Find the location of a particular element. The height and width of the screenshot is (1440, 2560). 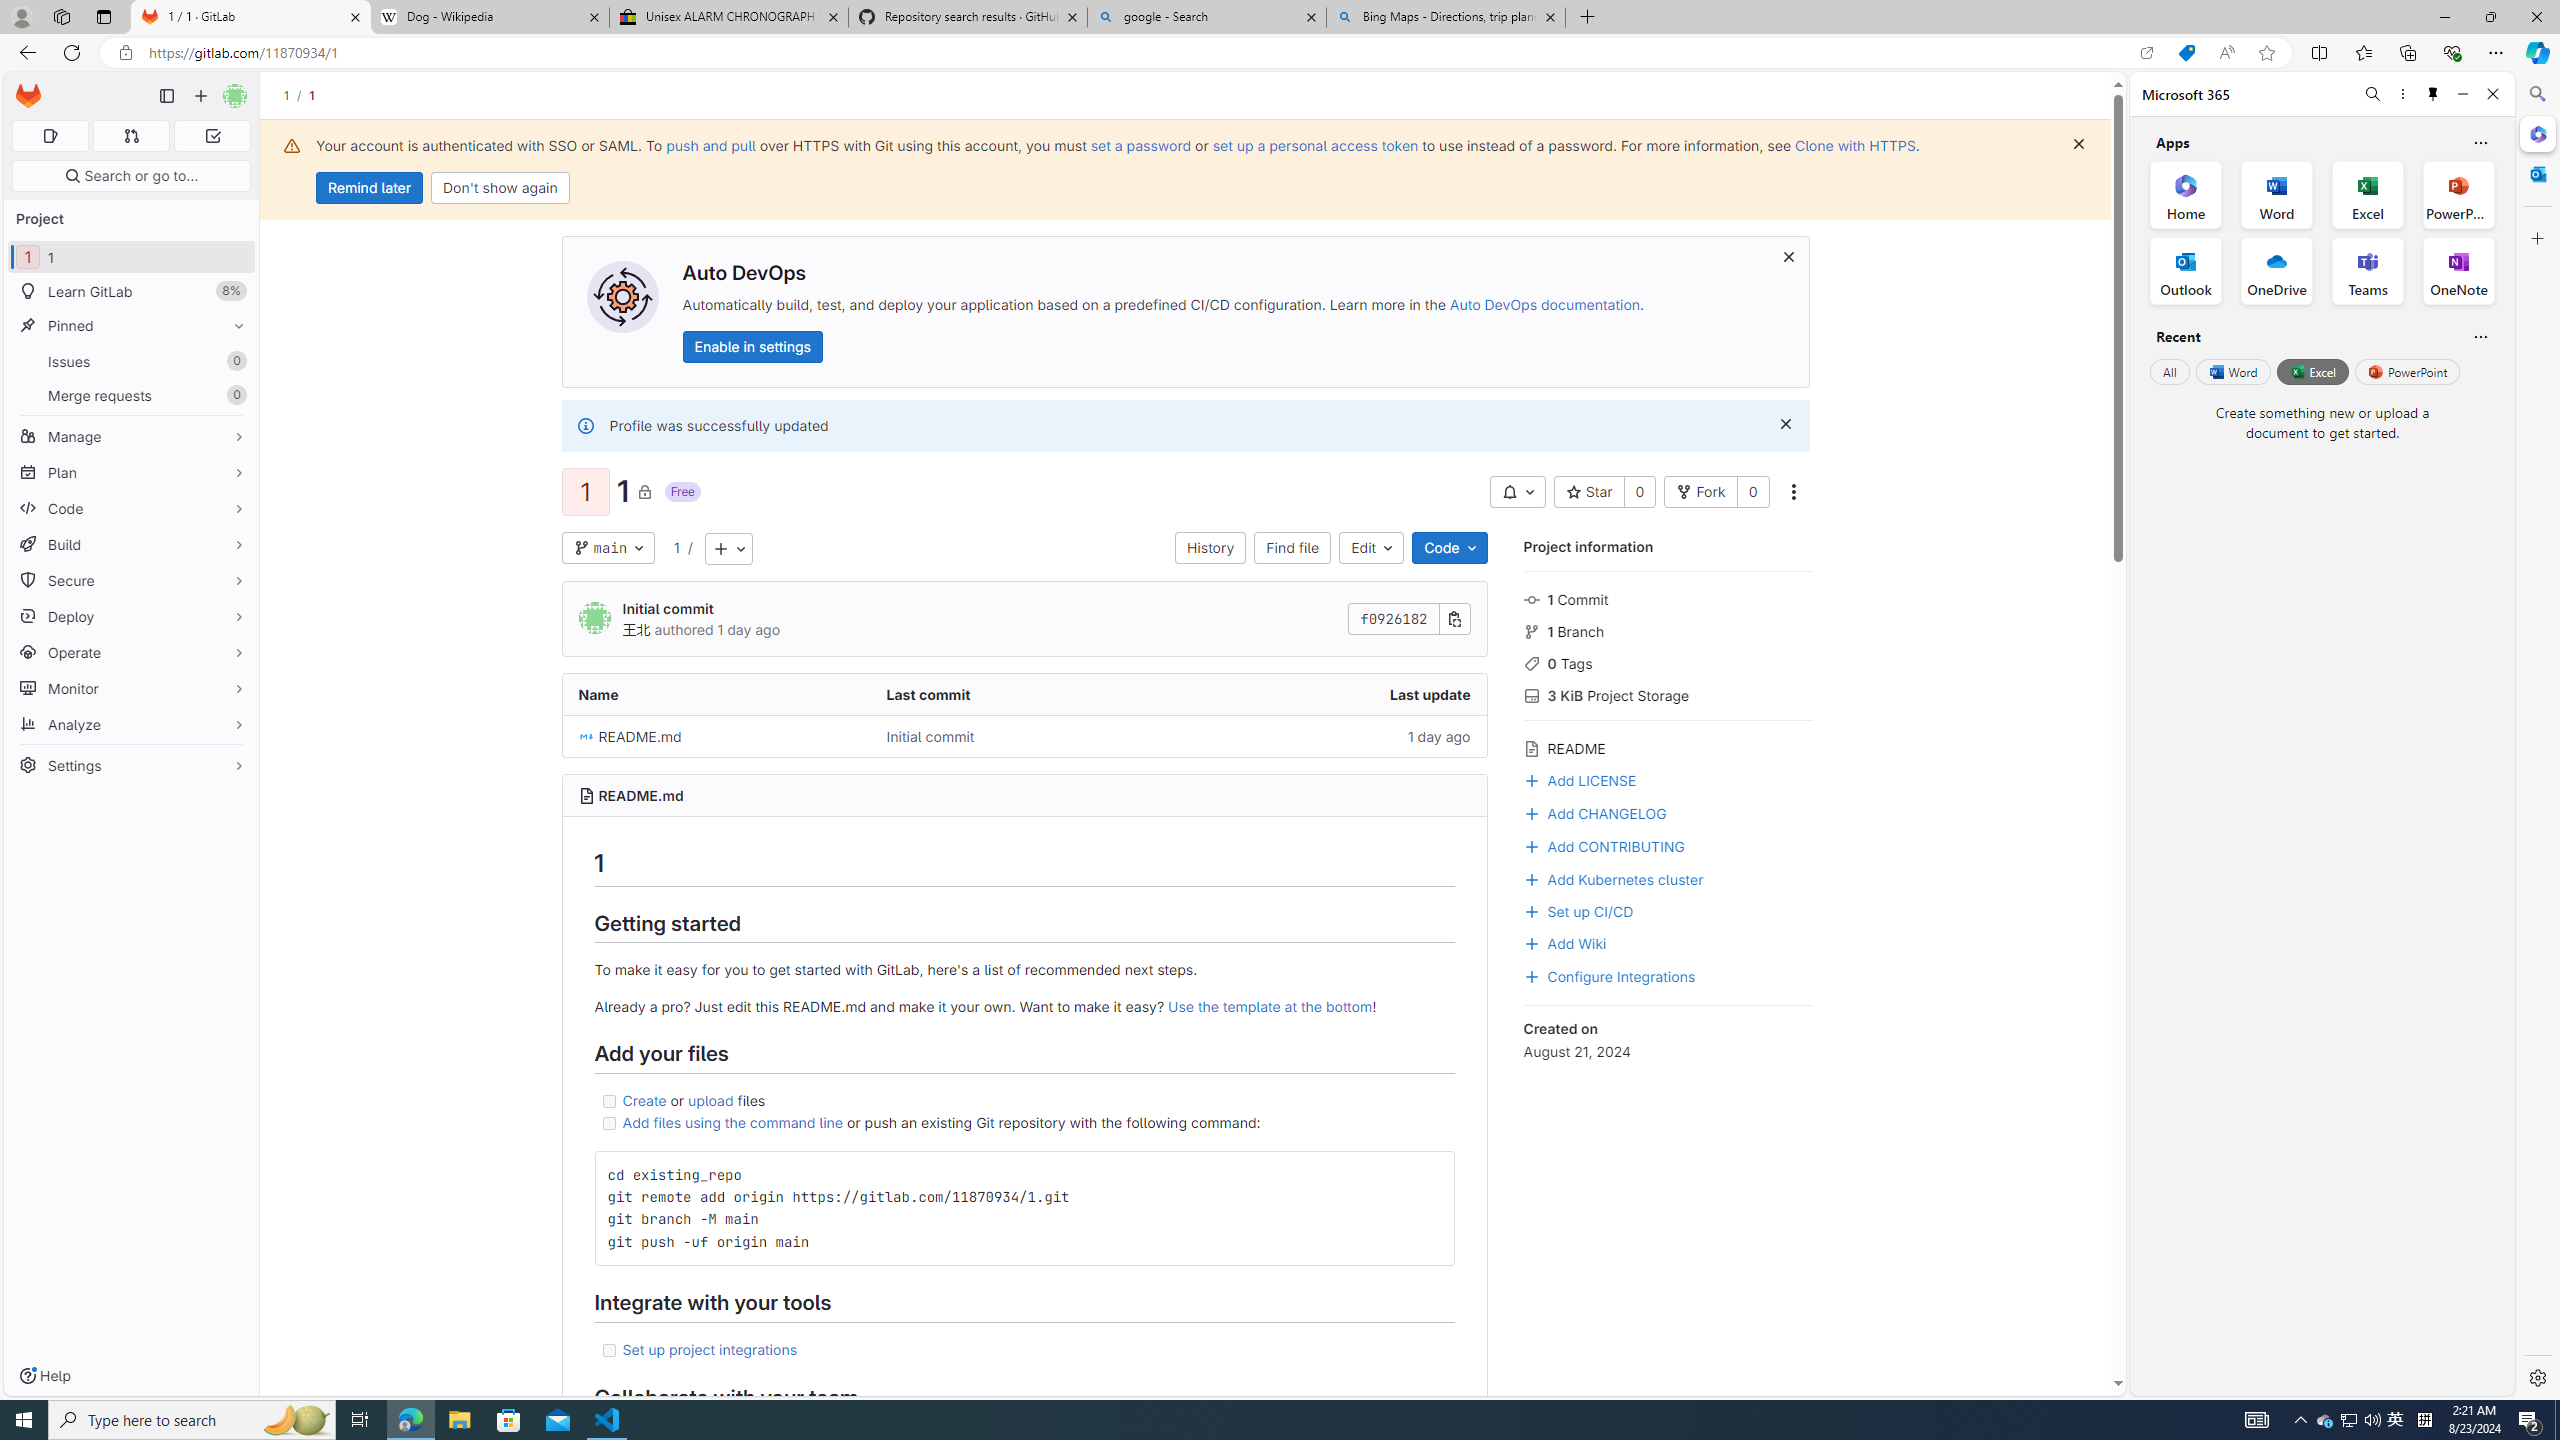

'Deploy' is located at coordinates (130, 616).